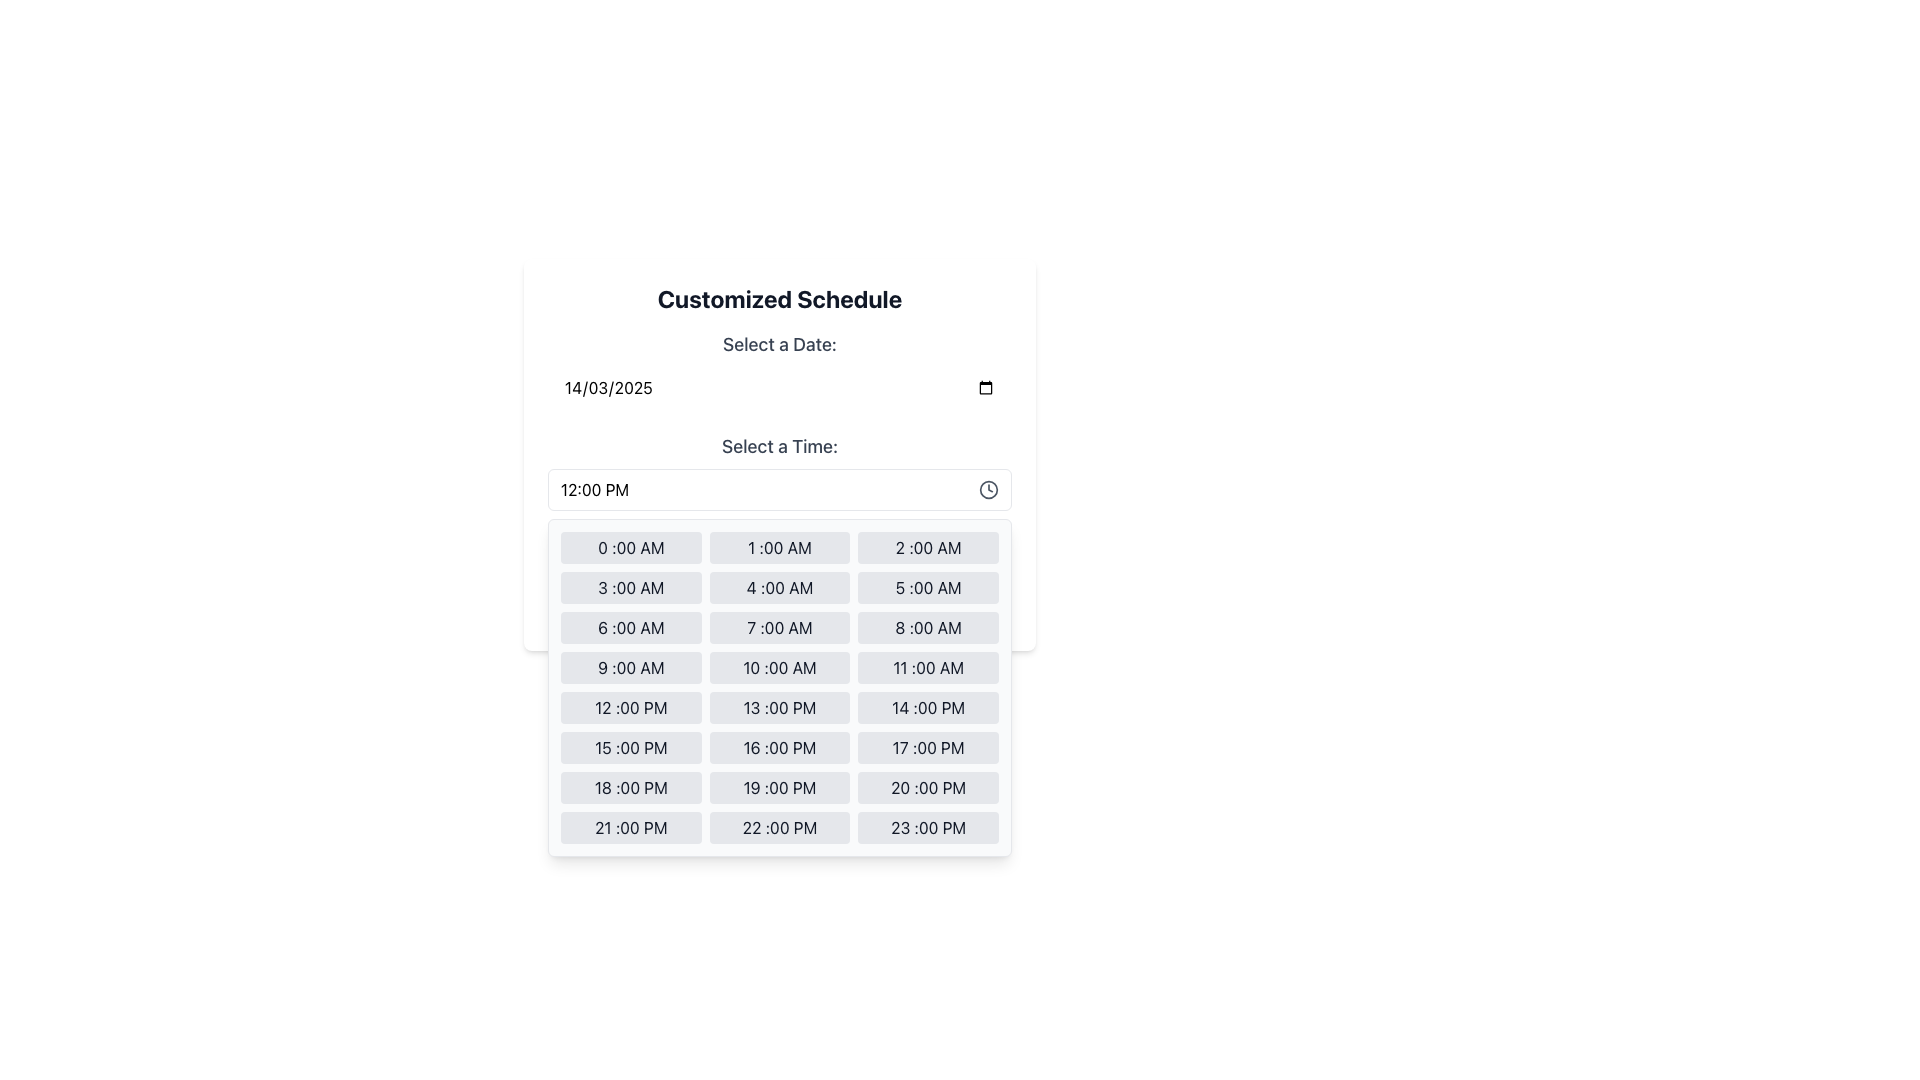  Describe the element at coordinates (927, 748) in the screenshot. I see `the rectangular button with rounded corners displaying '17 :00 PM'` at that location.